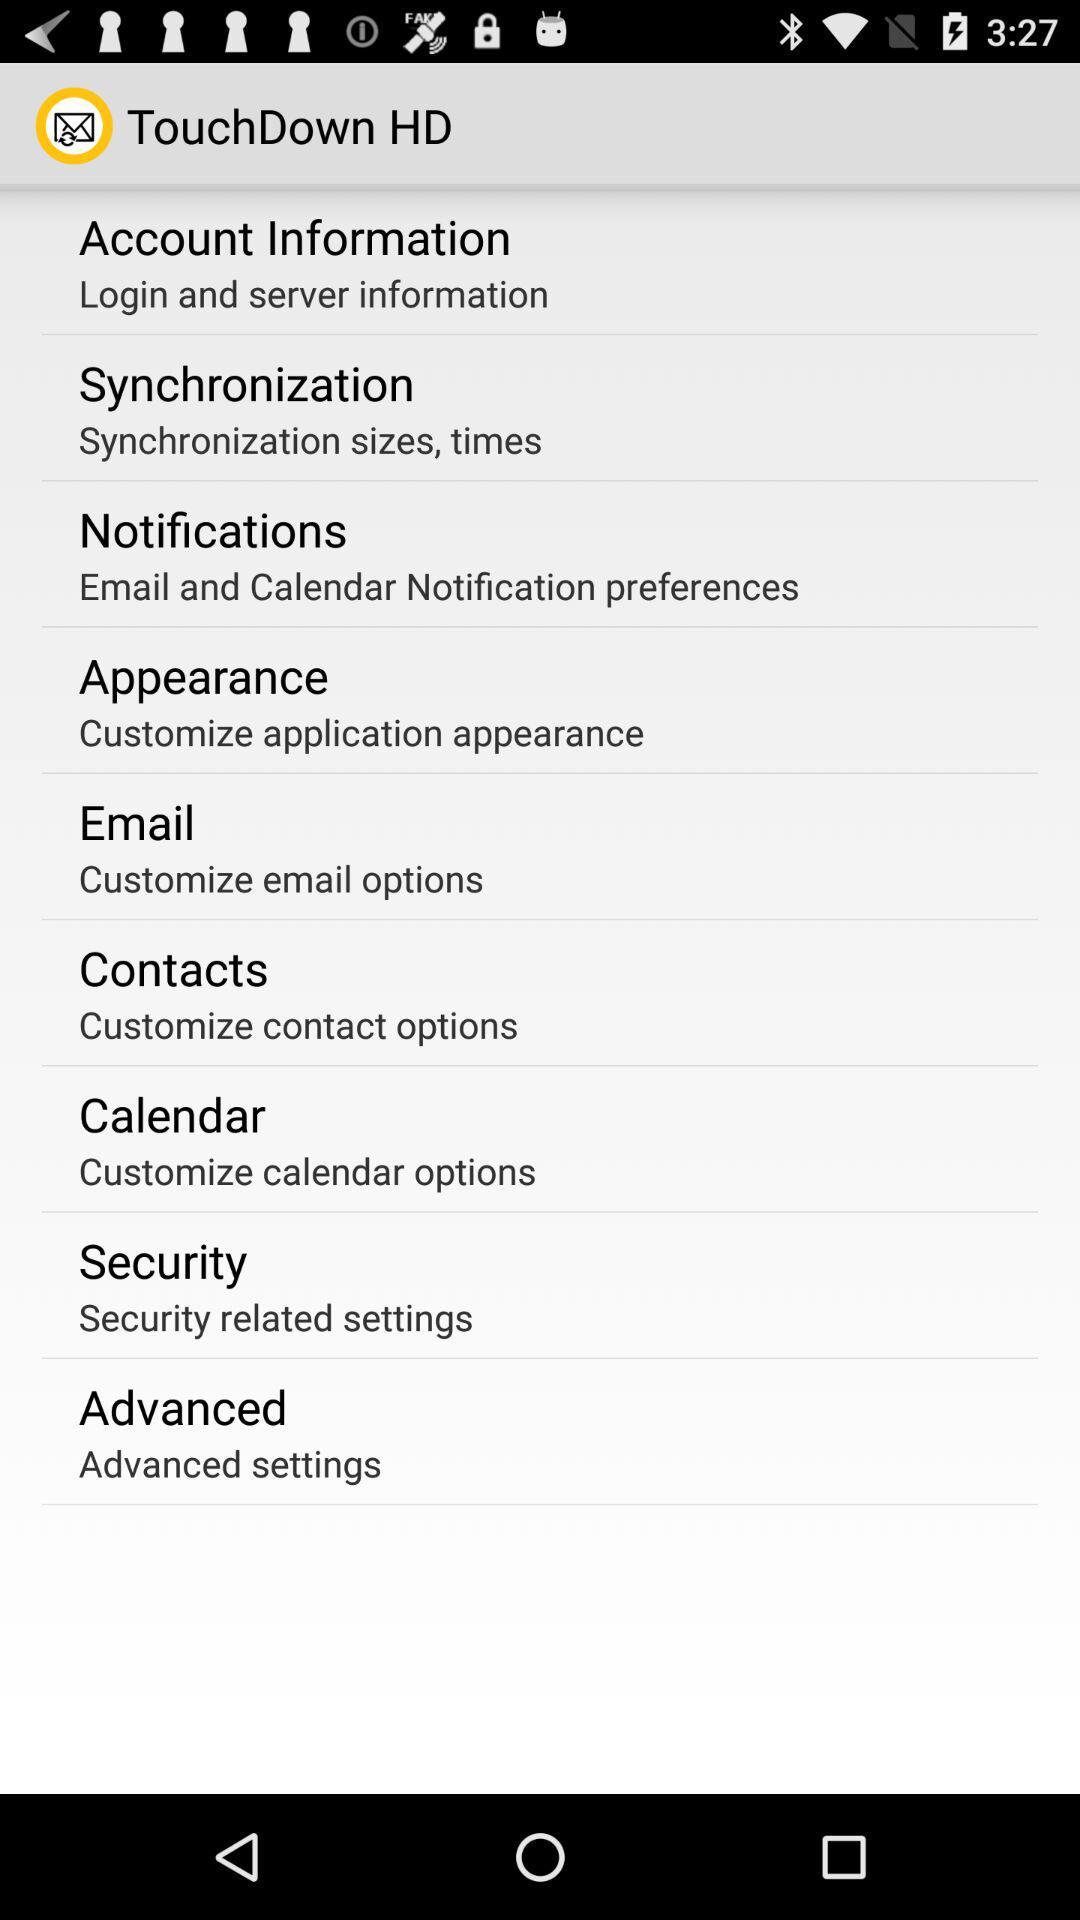  I want to click on the item above the email item, so click(361, 731).